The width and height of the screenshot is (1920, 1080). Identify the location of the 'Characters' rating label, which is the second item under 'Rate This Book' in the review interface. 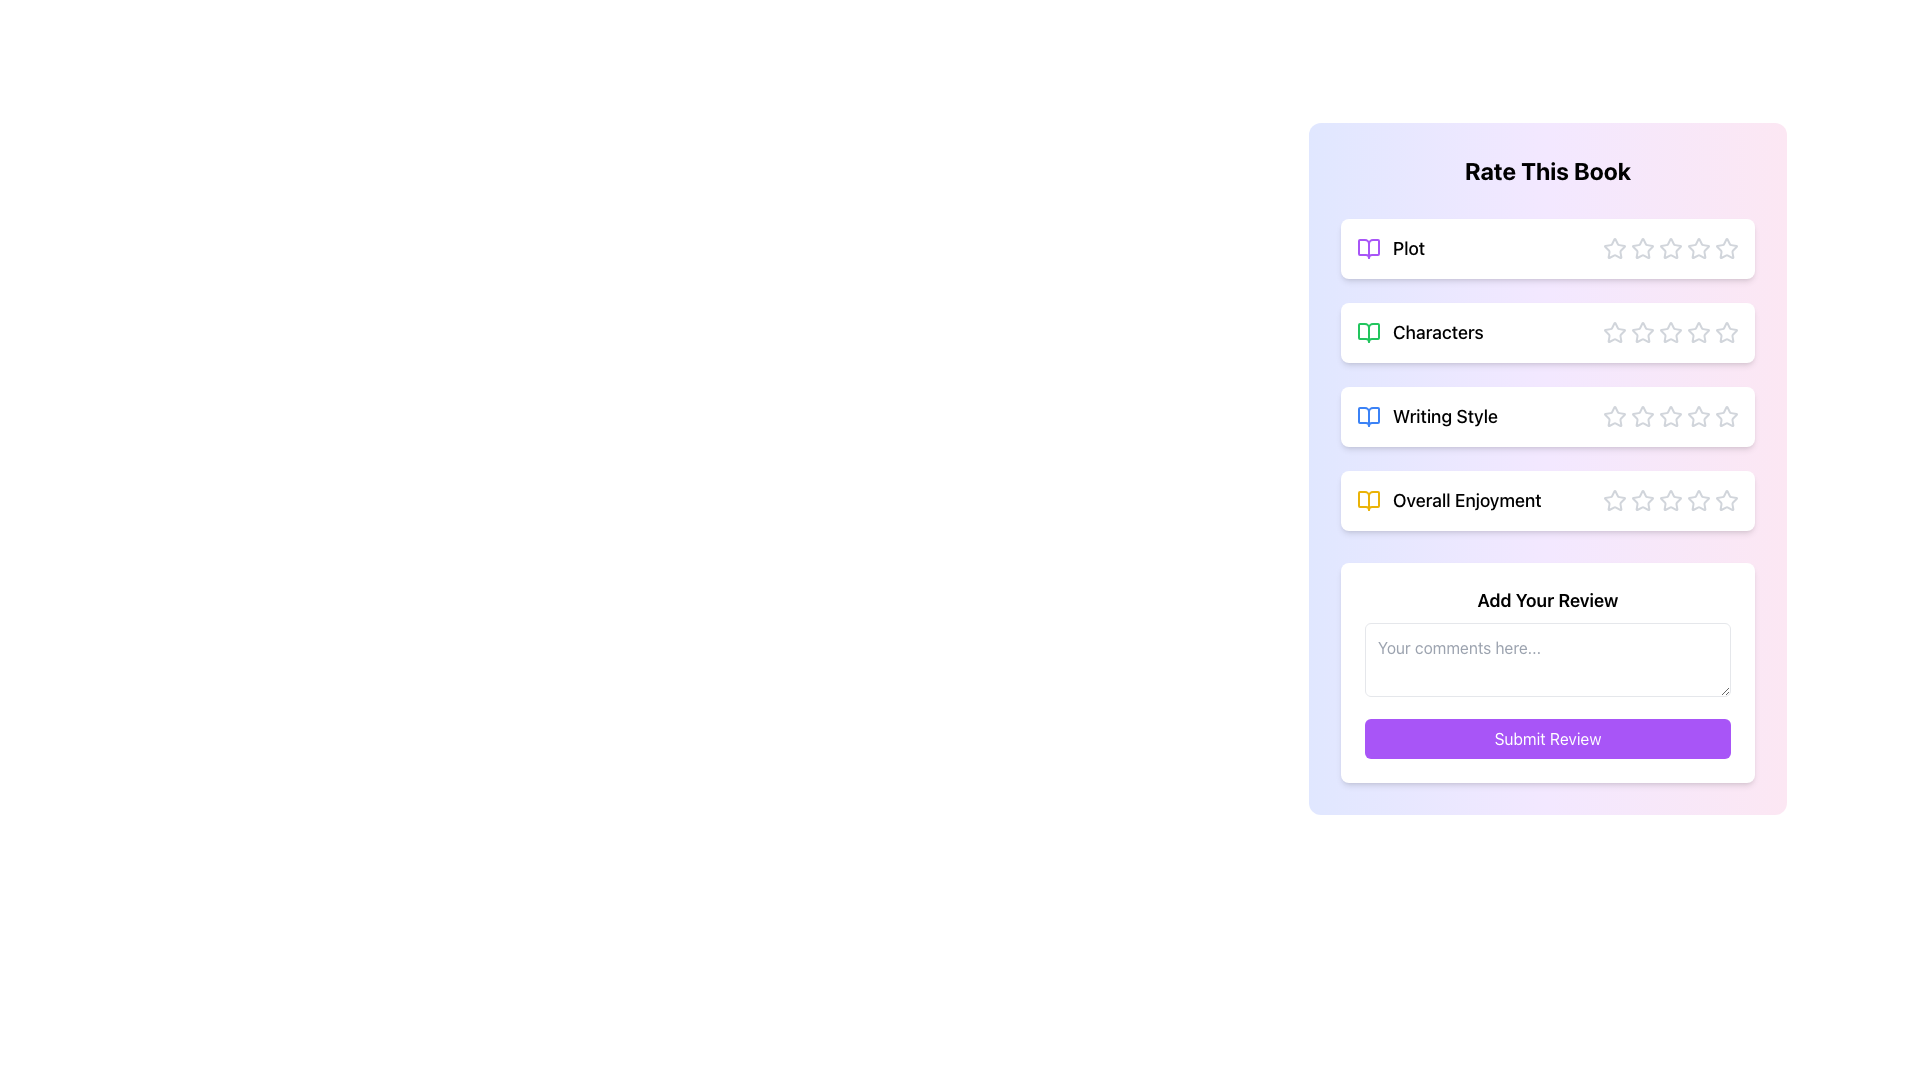
(1419, 331).